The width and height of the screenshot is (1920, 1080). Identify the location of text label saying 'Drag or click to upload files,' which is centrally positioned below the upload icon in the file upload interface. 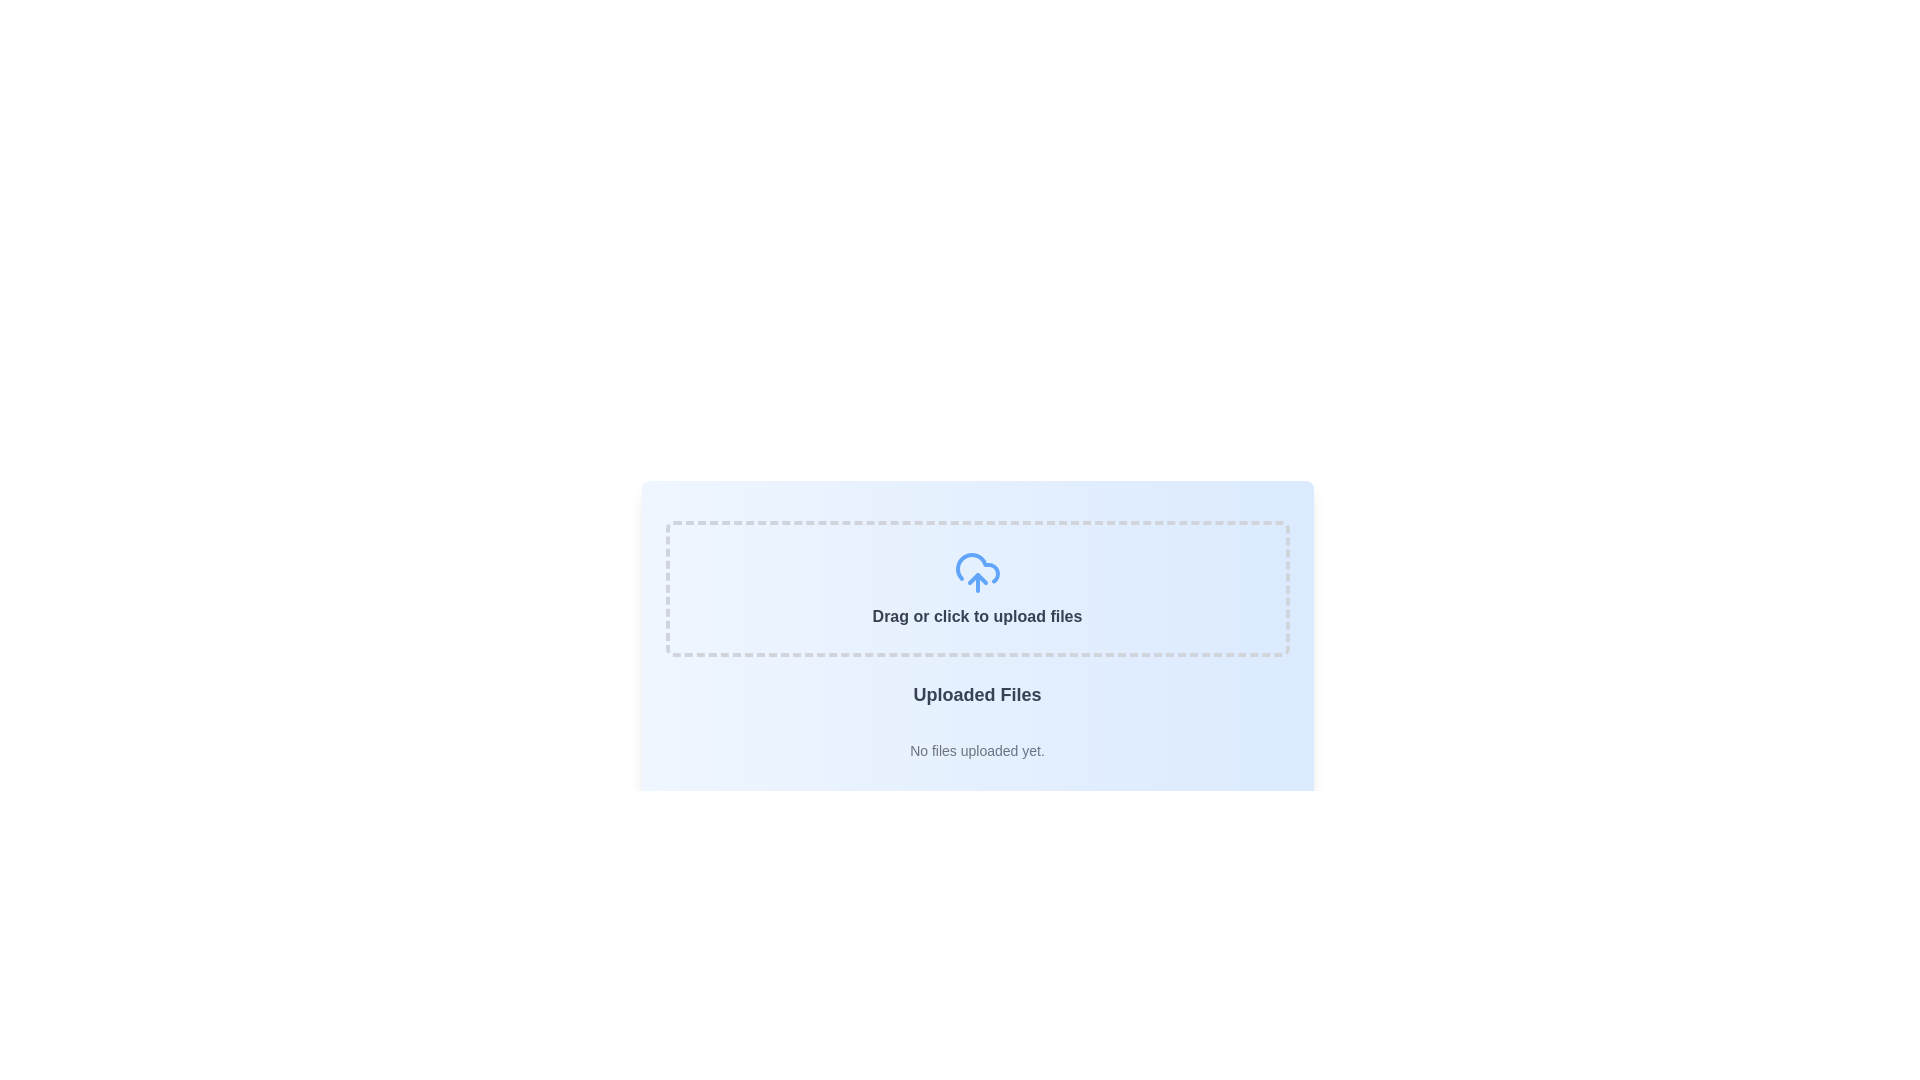
(977, 616).